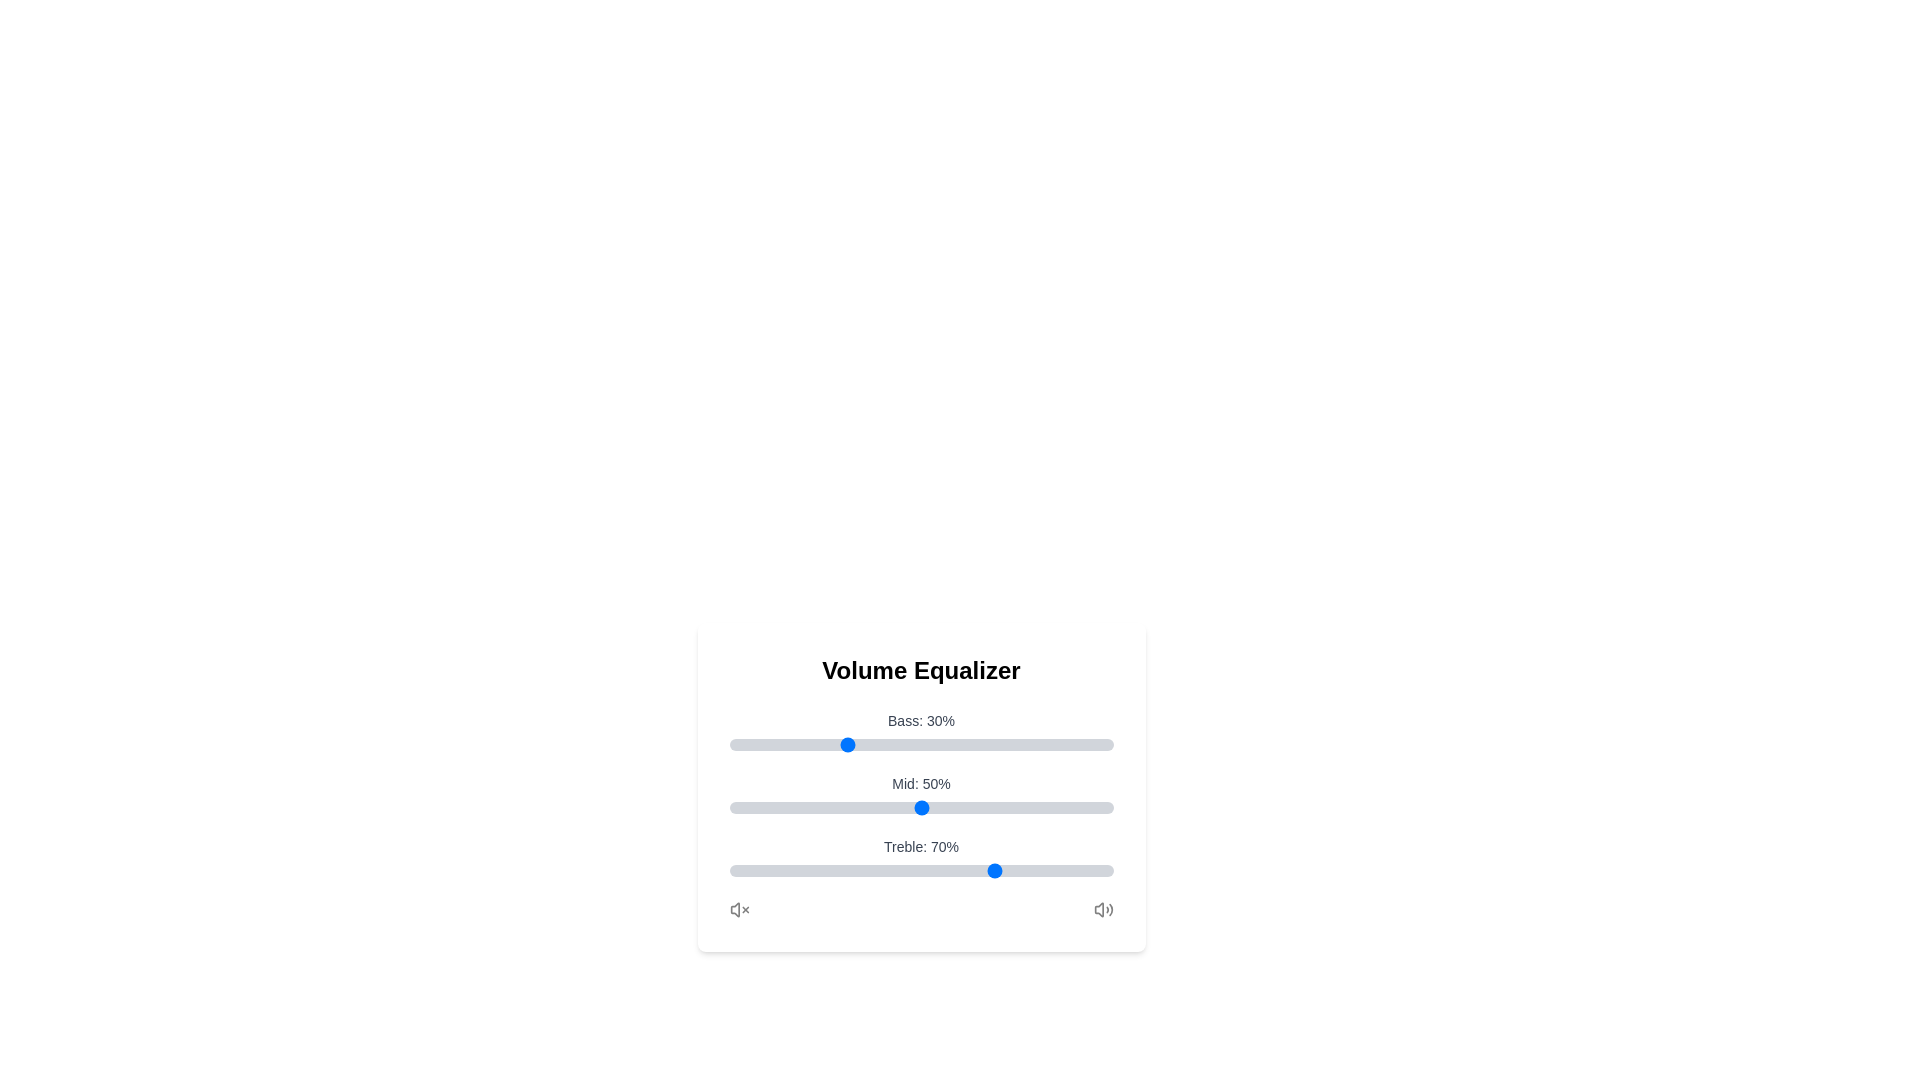  What do you see at coordinates (1104, 870) in the screenshot?
I see `the Treble slider to 98%` at bounding box center [1104, 870].